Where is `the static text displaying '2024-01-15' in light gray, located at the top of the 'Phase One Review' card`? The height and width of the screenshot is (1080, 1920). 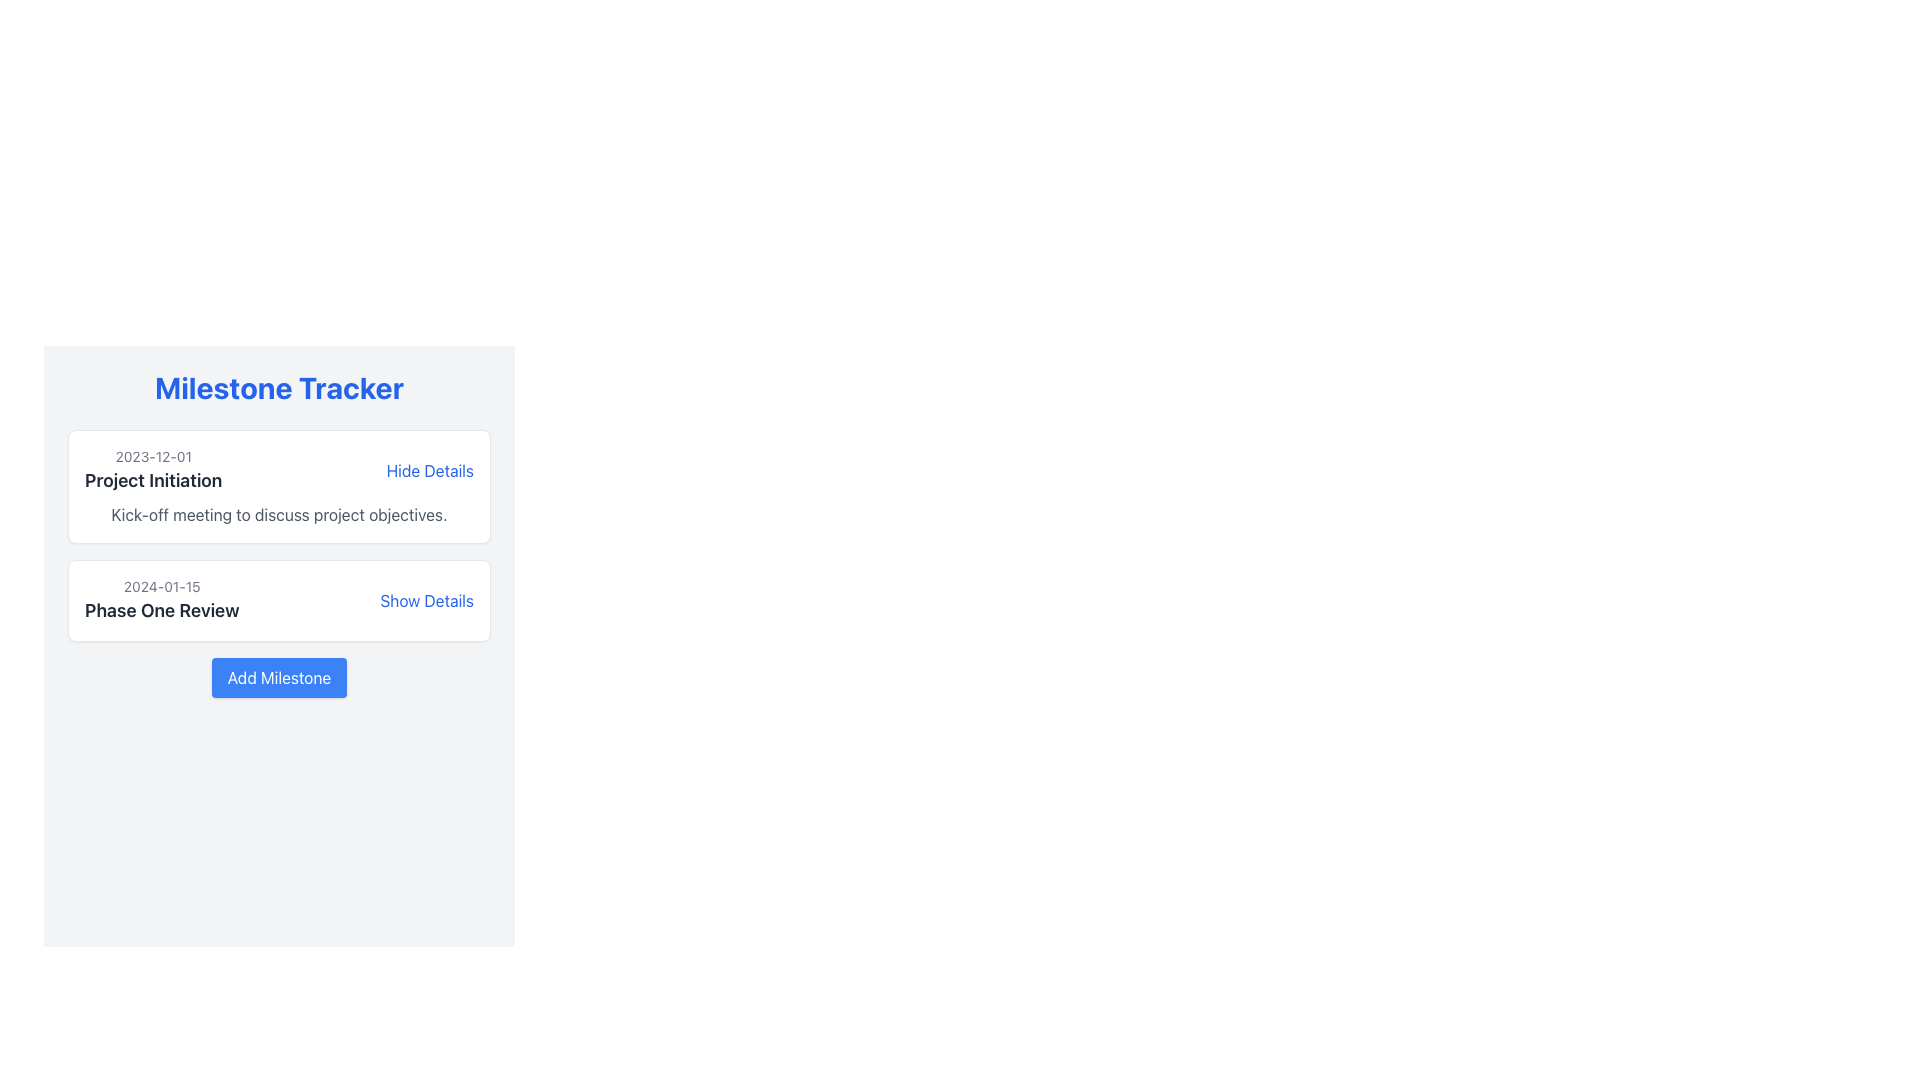 the static text displaying '2024-01-15' in light gray, located at the top of the 'Phase One Review' card is located at coordinates (162, 585).